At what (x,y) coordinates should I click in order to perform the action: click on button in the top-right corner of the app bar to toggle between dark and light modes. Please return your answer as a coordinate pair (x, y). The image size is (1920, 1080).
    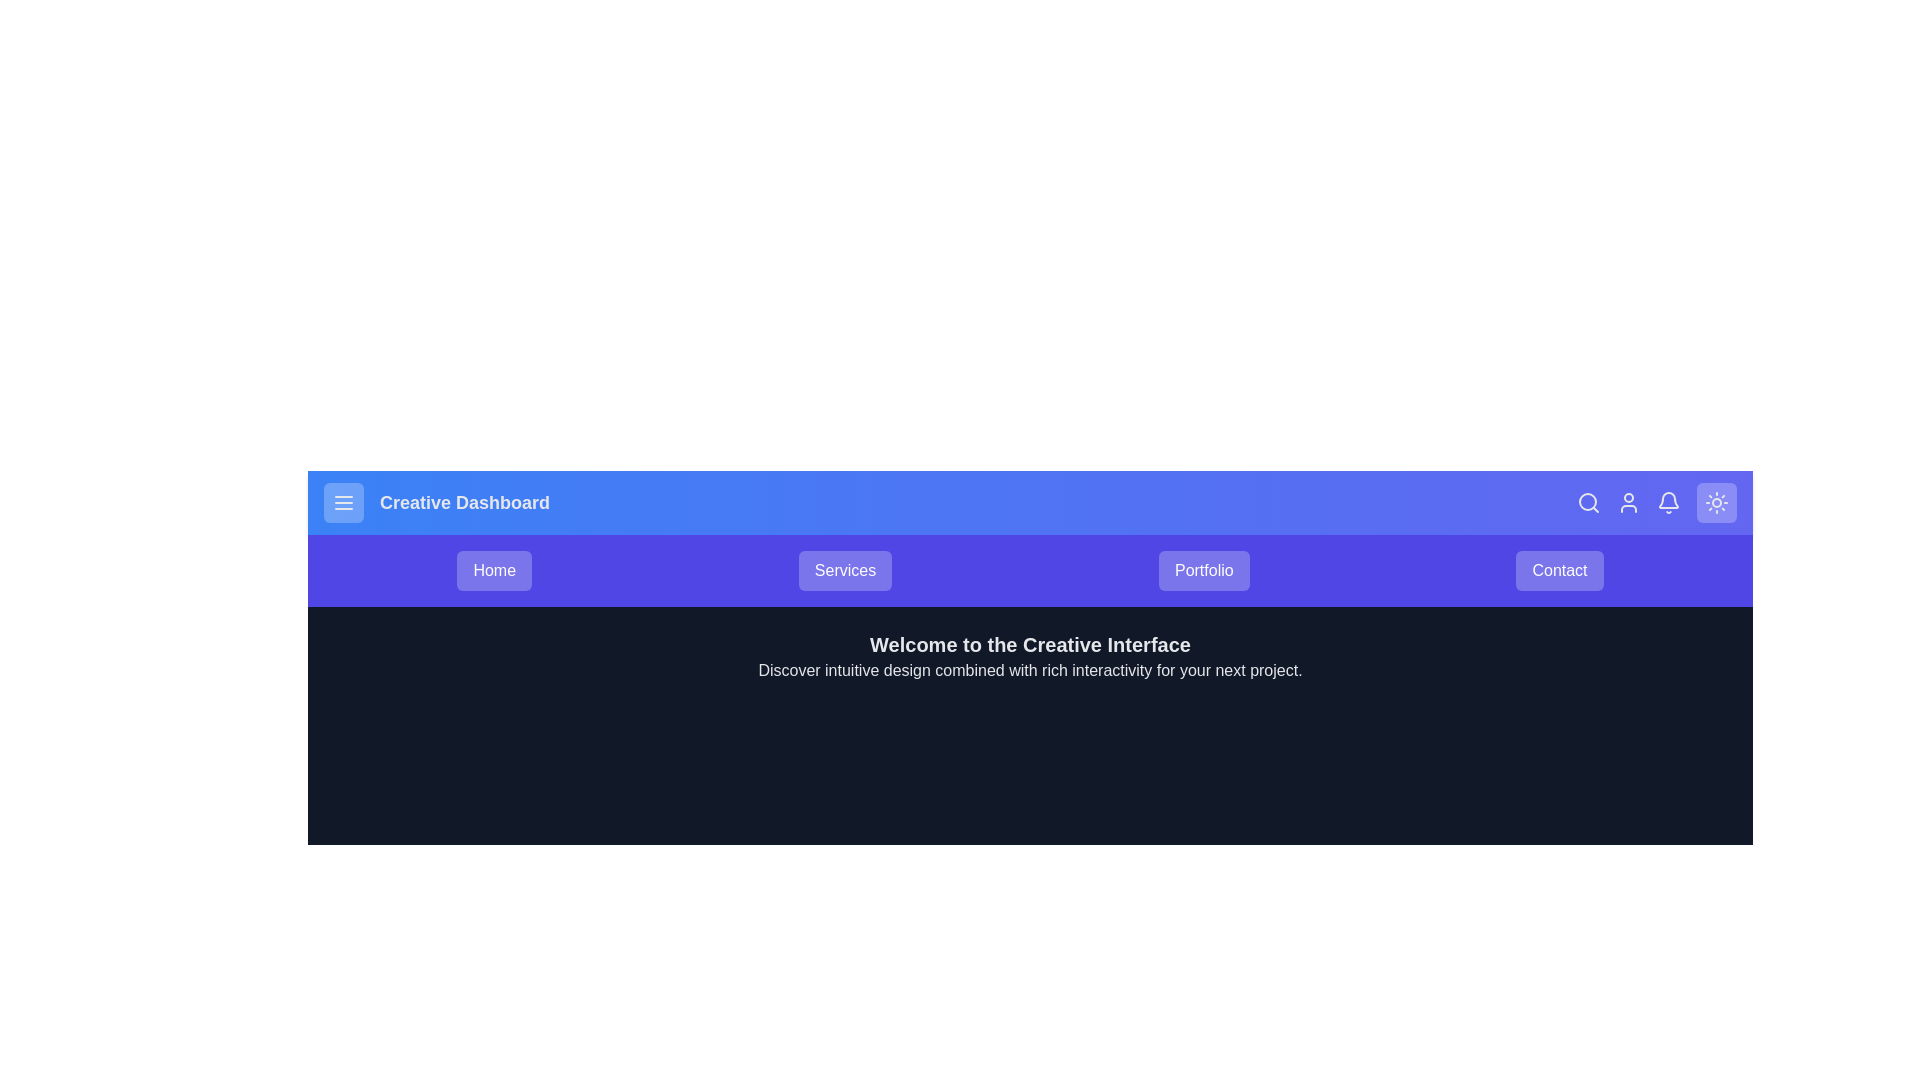
    Looking at the image, I should click on (1716, 501).